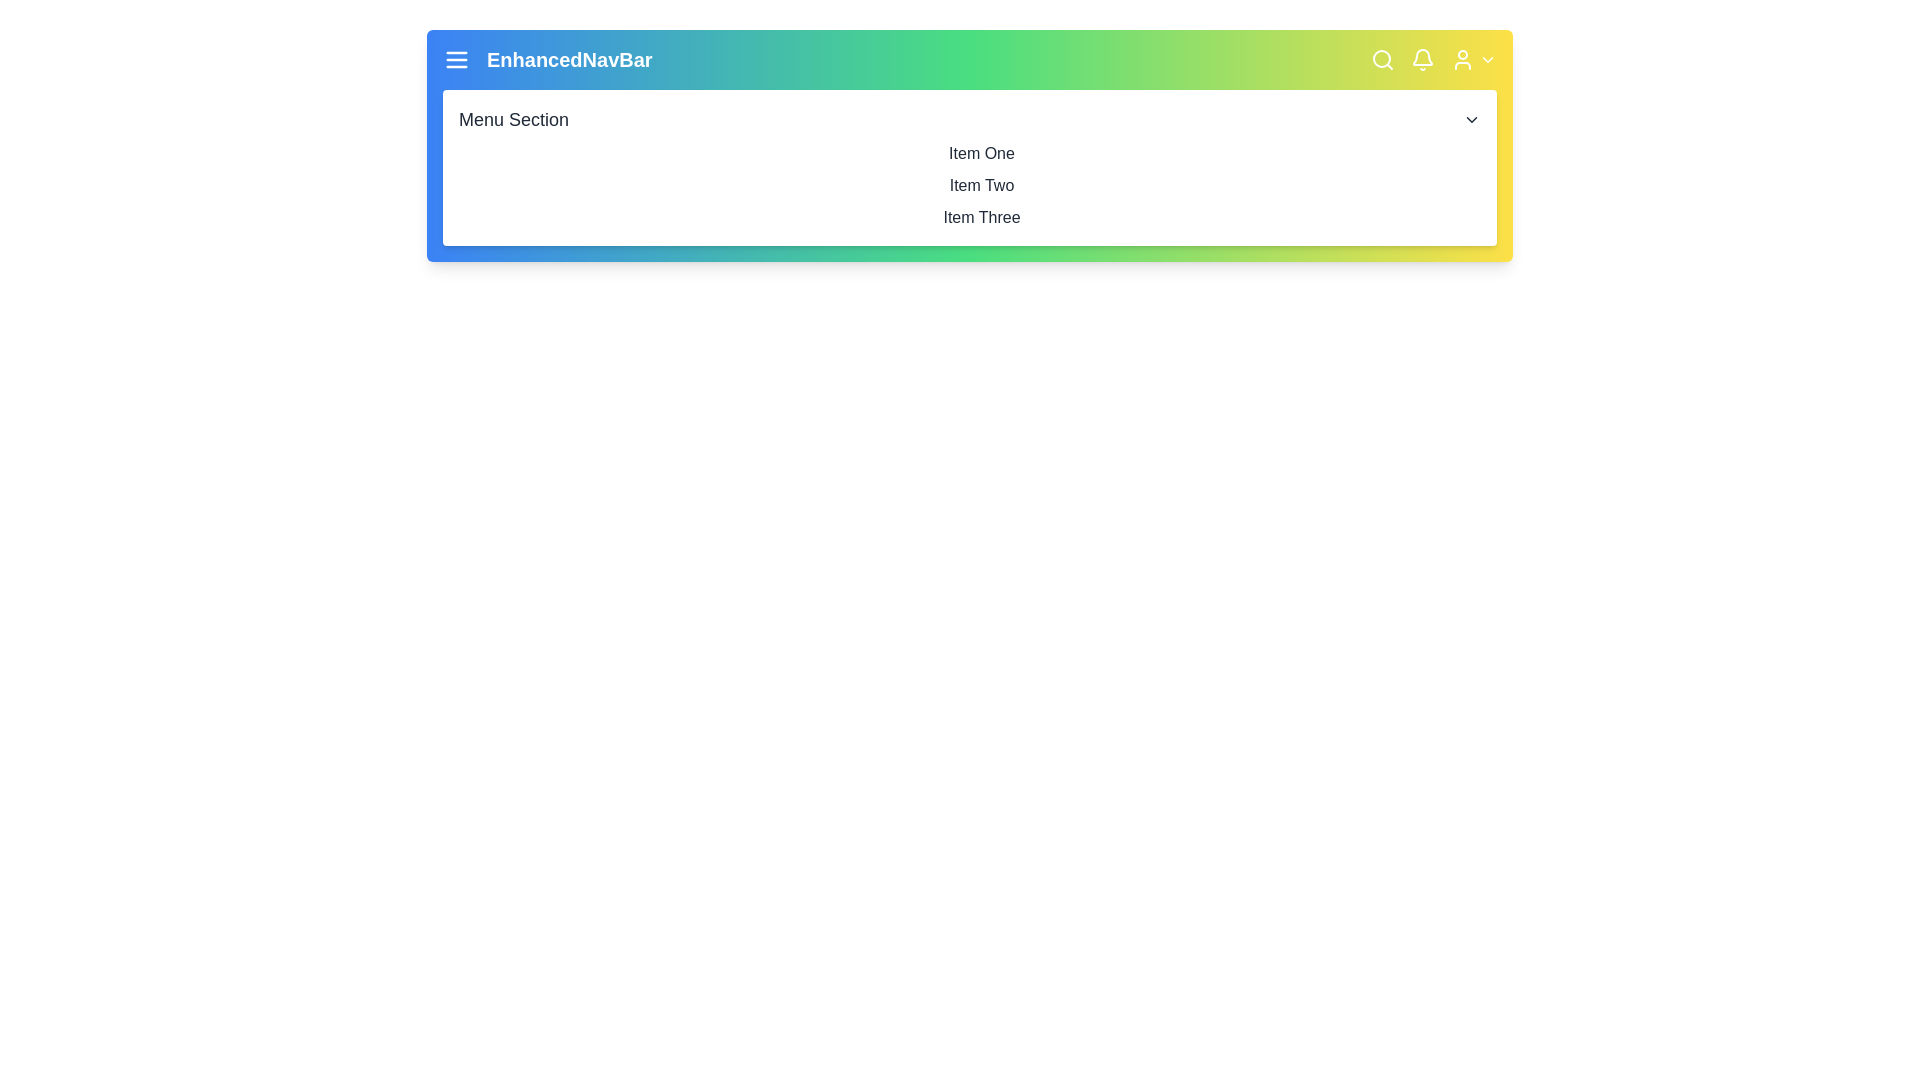 This screenshot has width=1920, height=1080. I want to click on the 'Search' icon to initiate a search, so click(1381, 59).